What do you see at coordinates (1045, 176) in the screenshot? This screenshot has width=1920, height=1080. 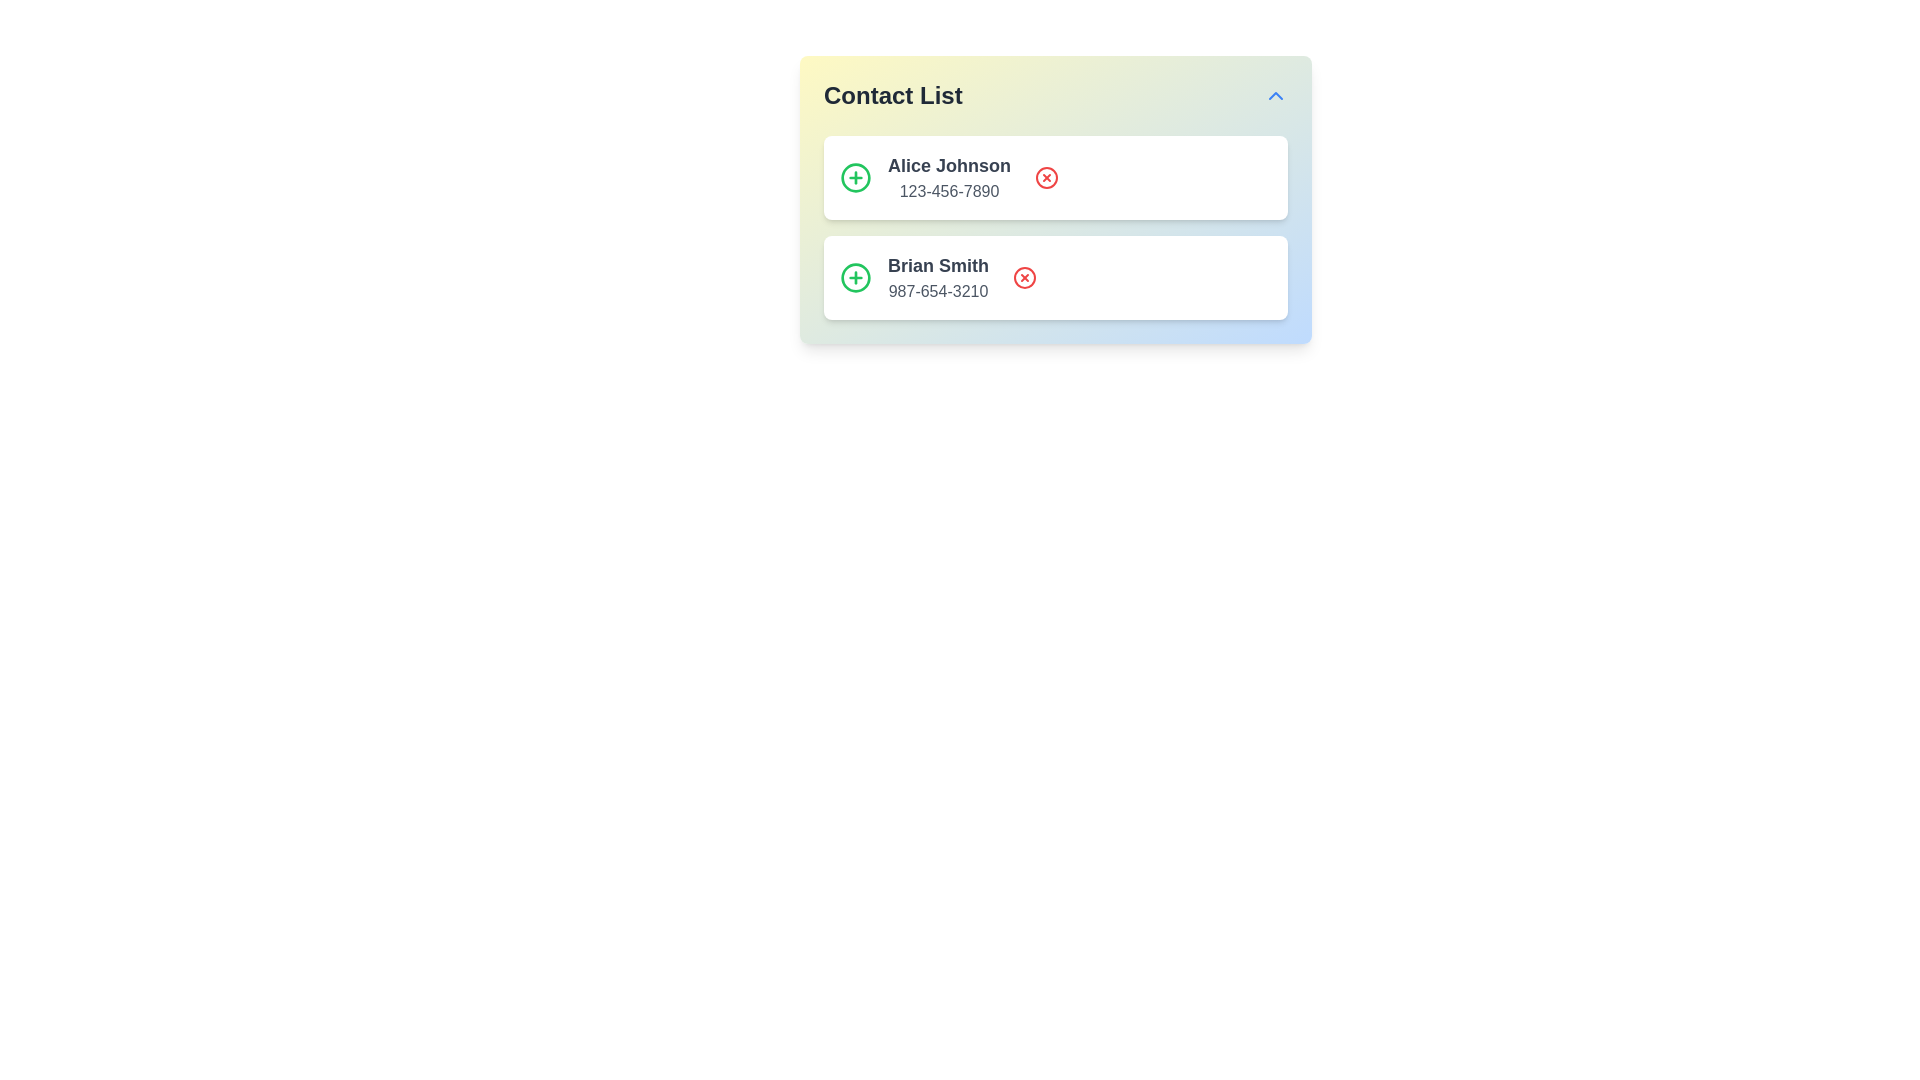 I see `the red circular icon with a white 'X'` at bounding box center [1045, 176].